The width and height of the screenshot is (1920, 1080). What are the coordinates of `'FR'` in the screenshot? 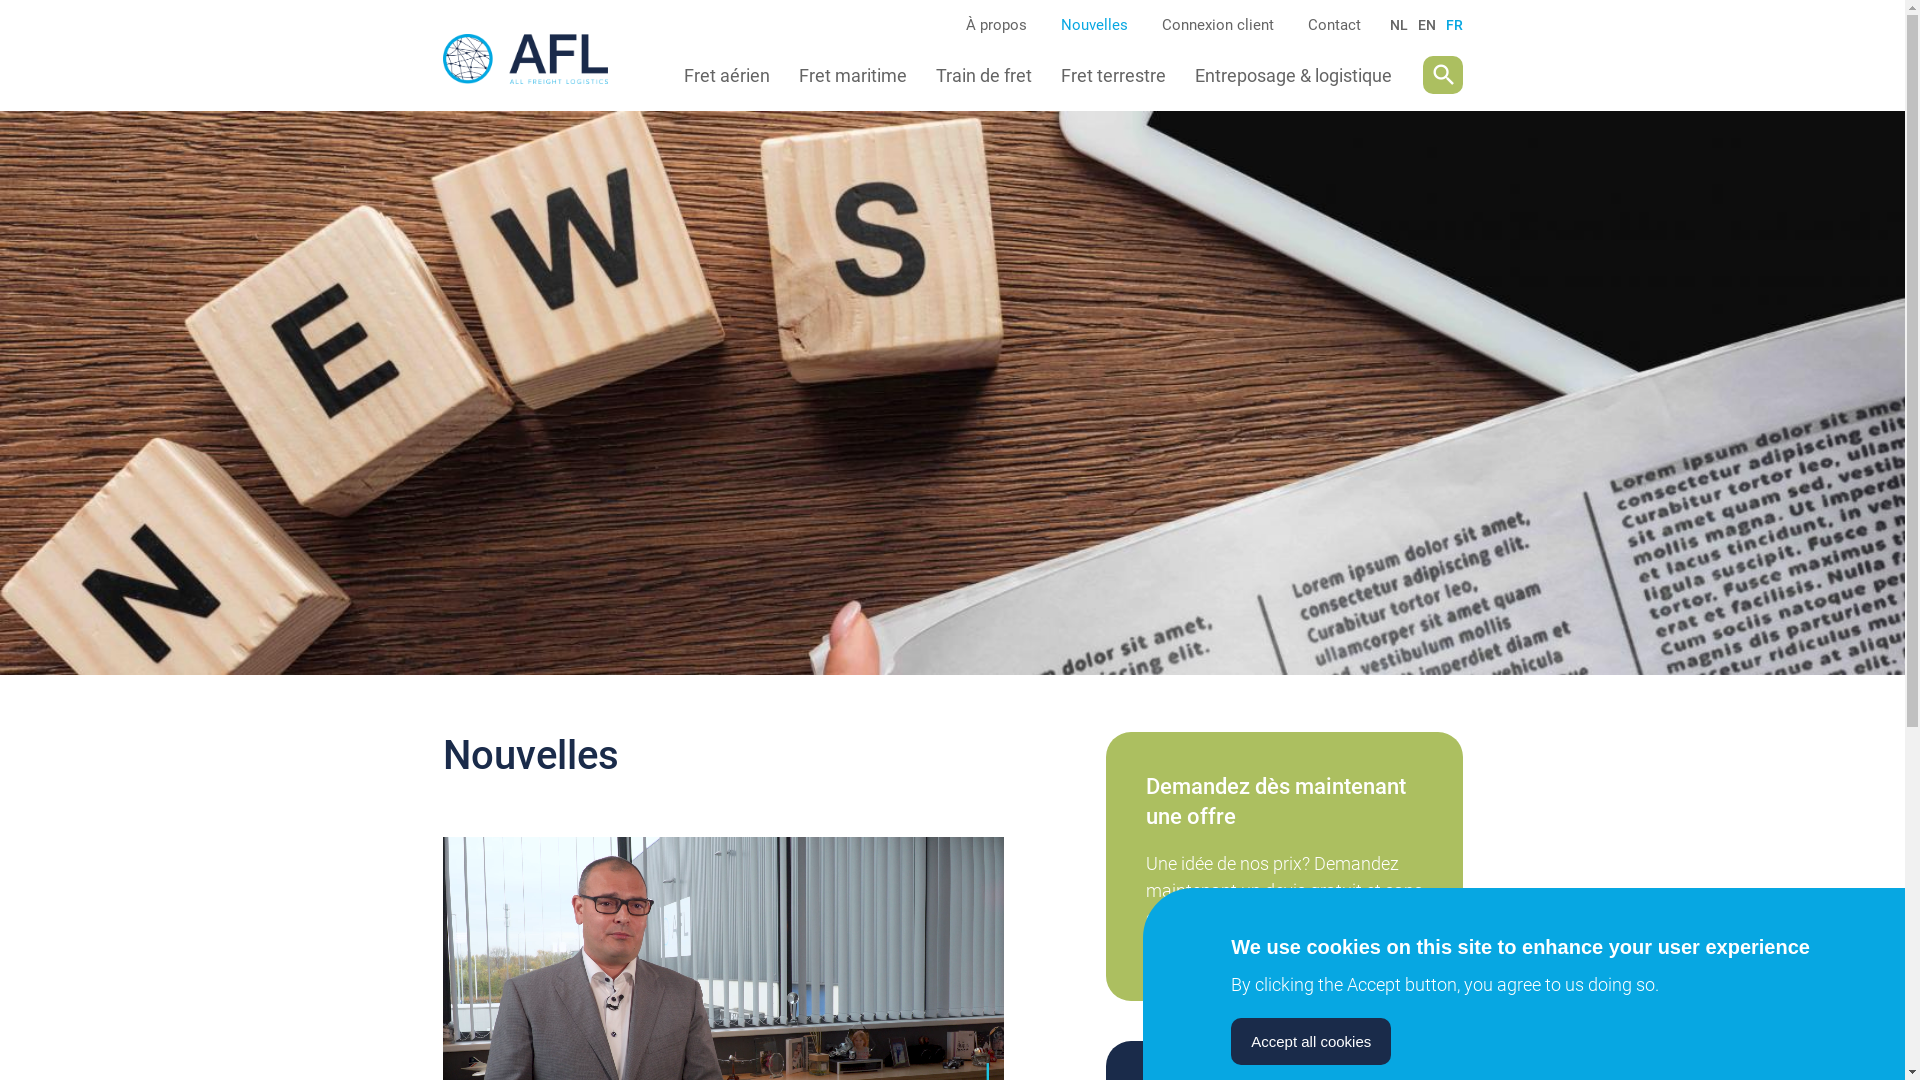 It's located at (1454, 24).